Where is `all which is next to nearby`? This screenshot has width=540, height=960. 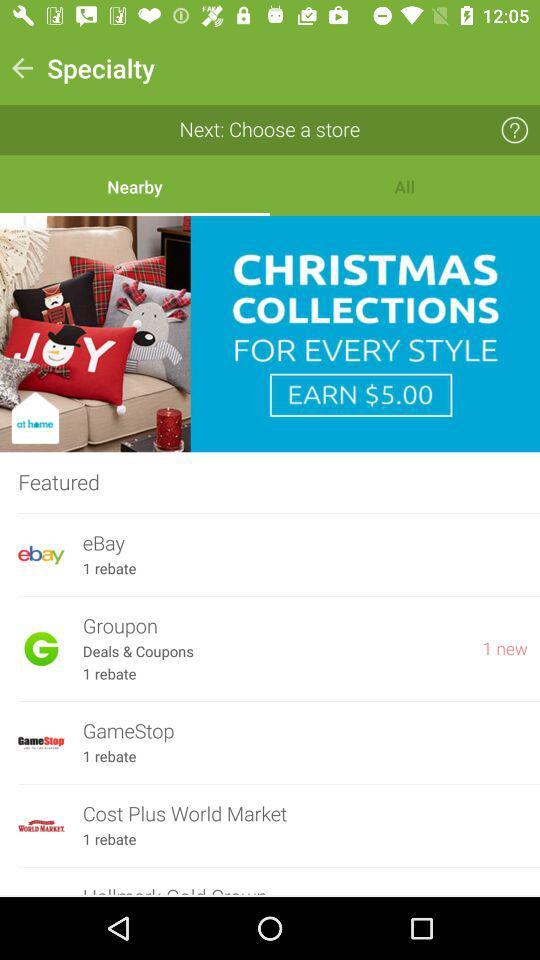 all which is next to nearby is located at coordinates (405, 186).